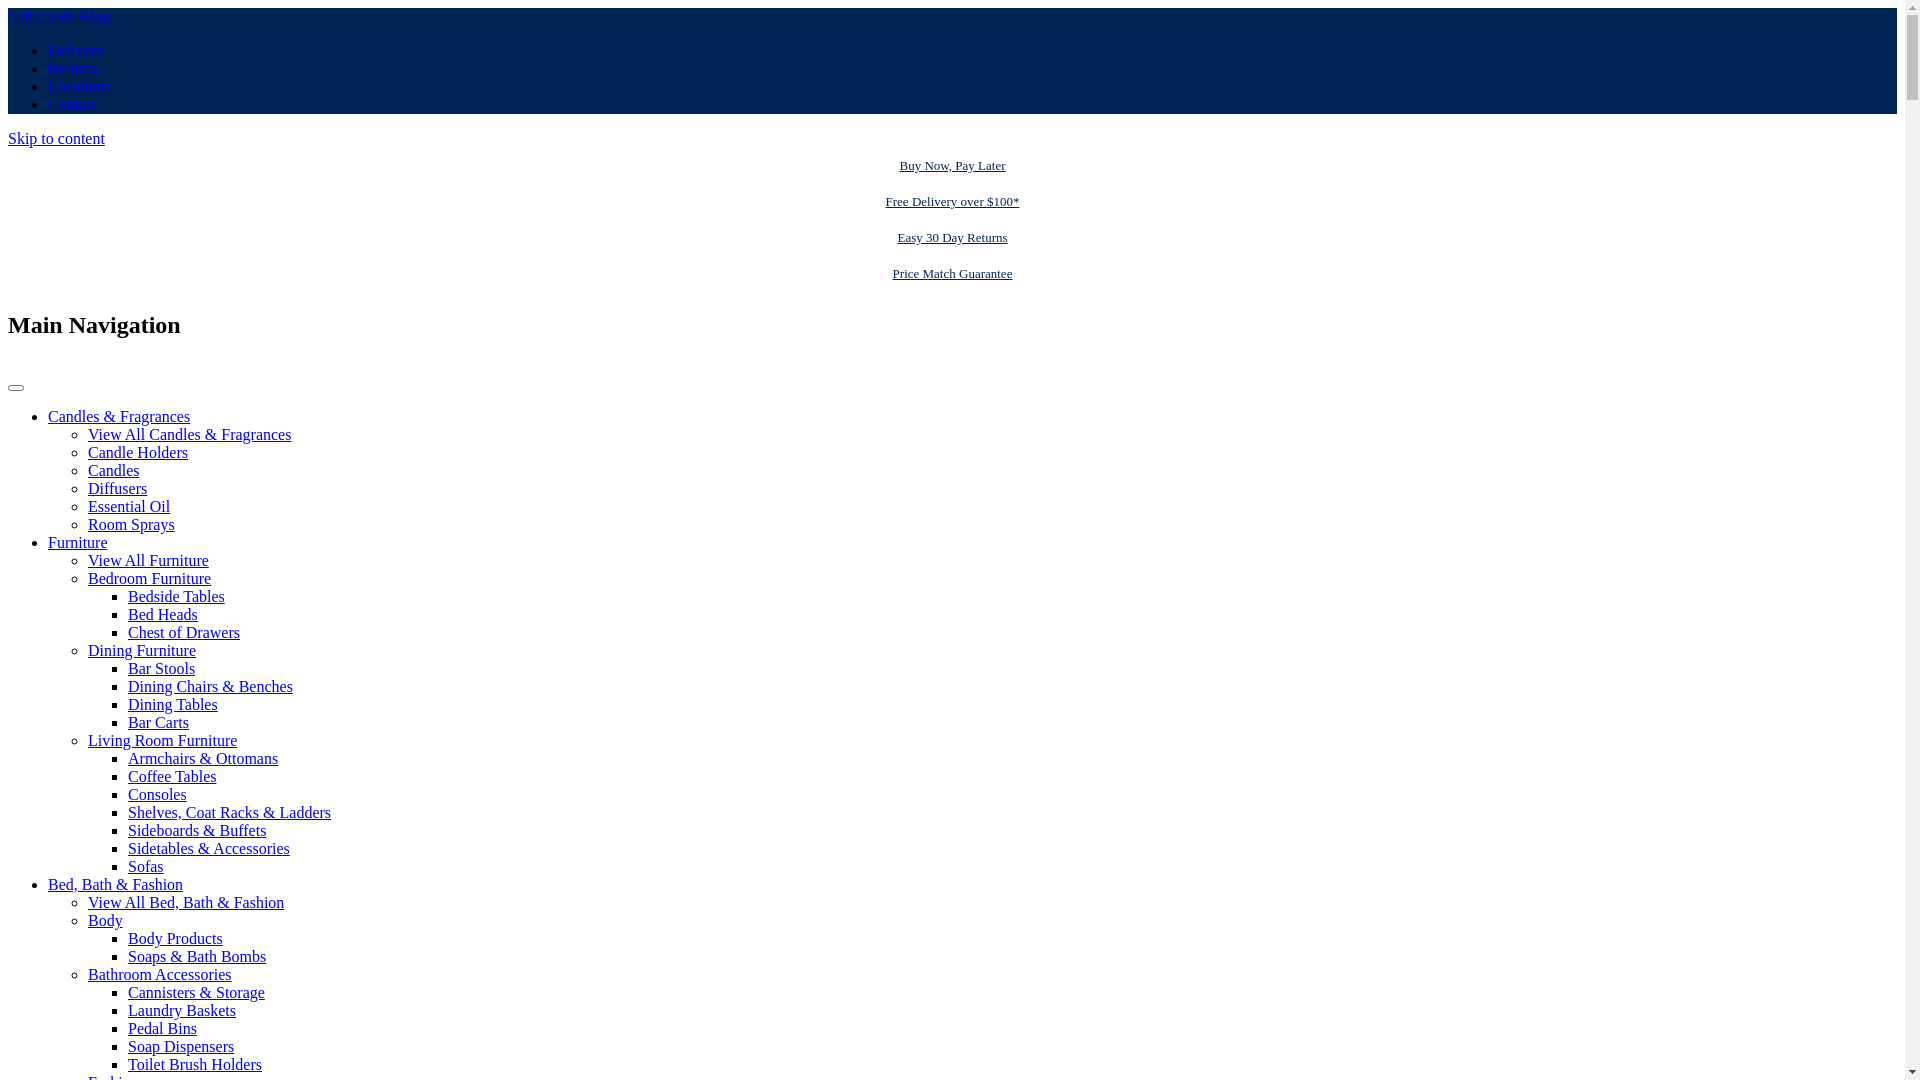 This screenshot has width=1920, height=1080. Describe the element at coordinates (141, 650) in the screenshot. I see `'Dining Furniture'` at that location.